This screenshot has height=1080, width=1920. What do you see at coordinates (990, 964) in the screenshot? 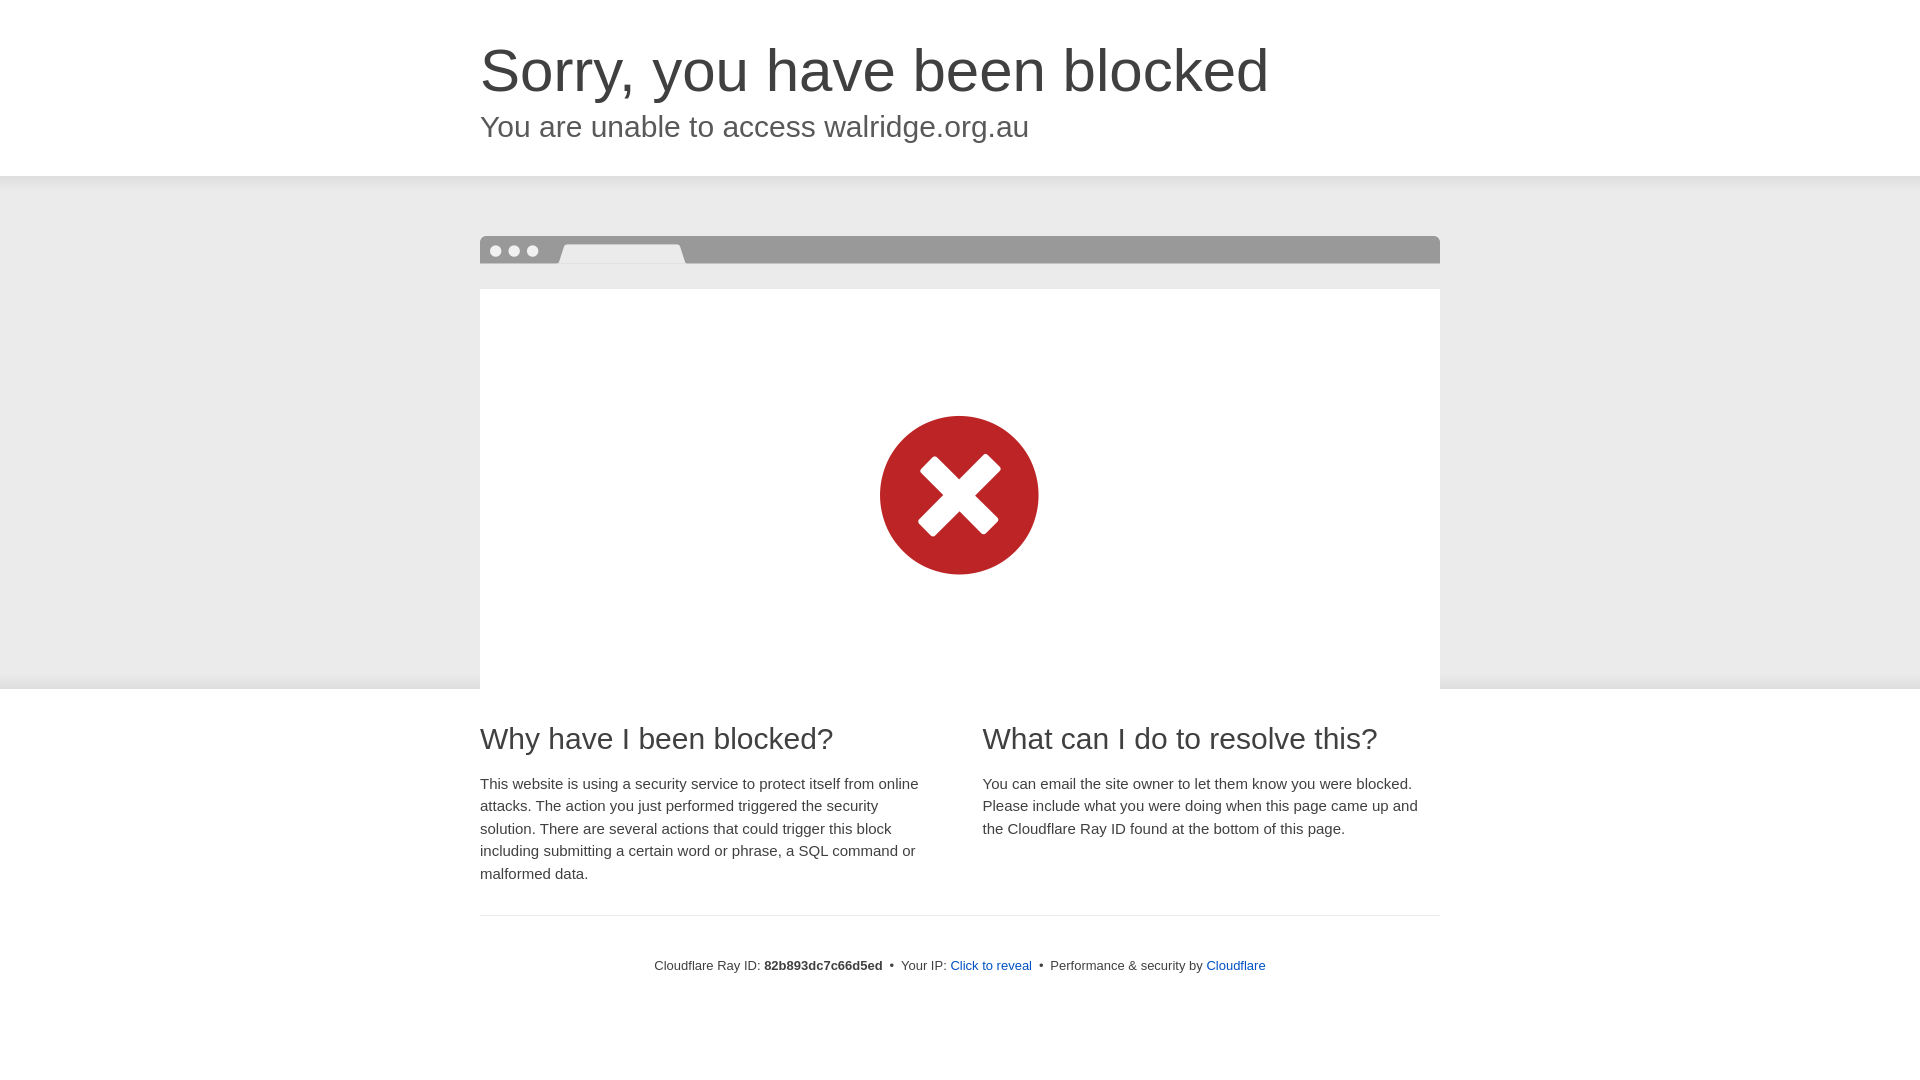
I see `'Click to reveal'` at bounding box center [990, 964].